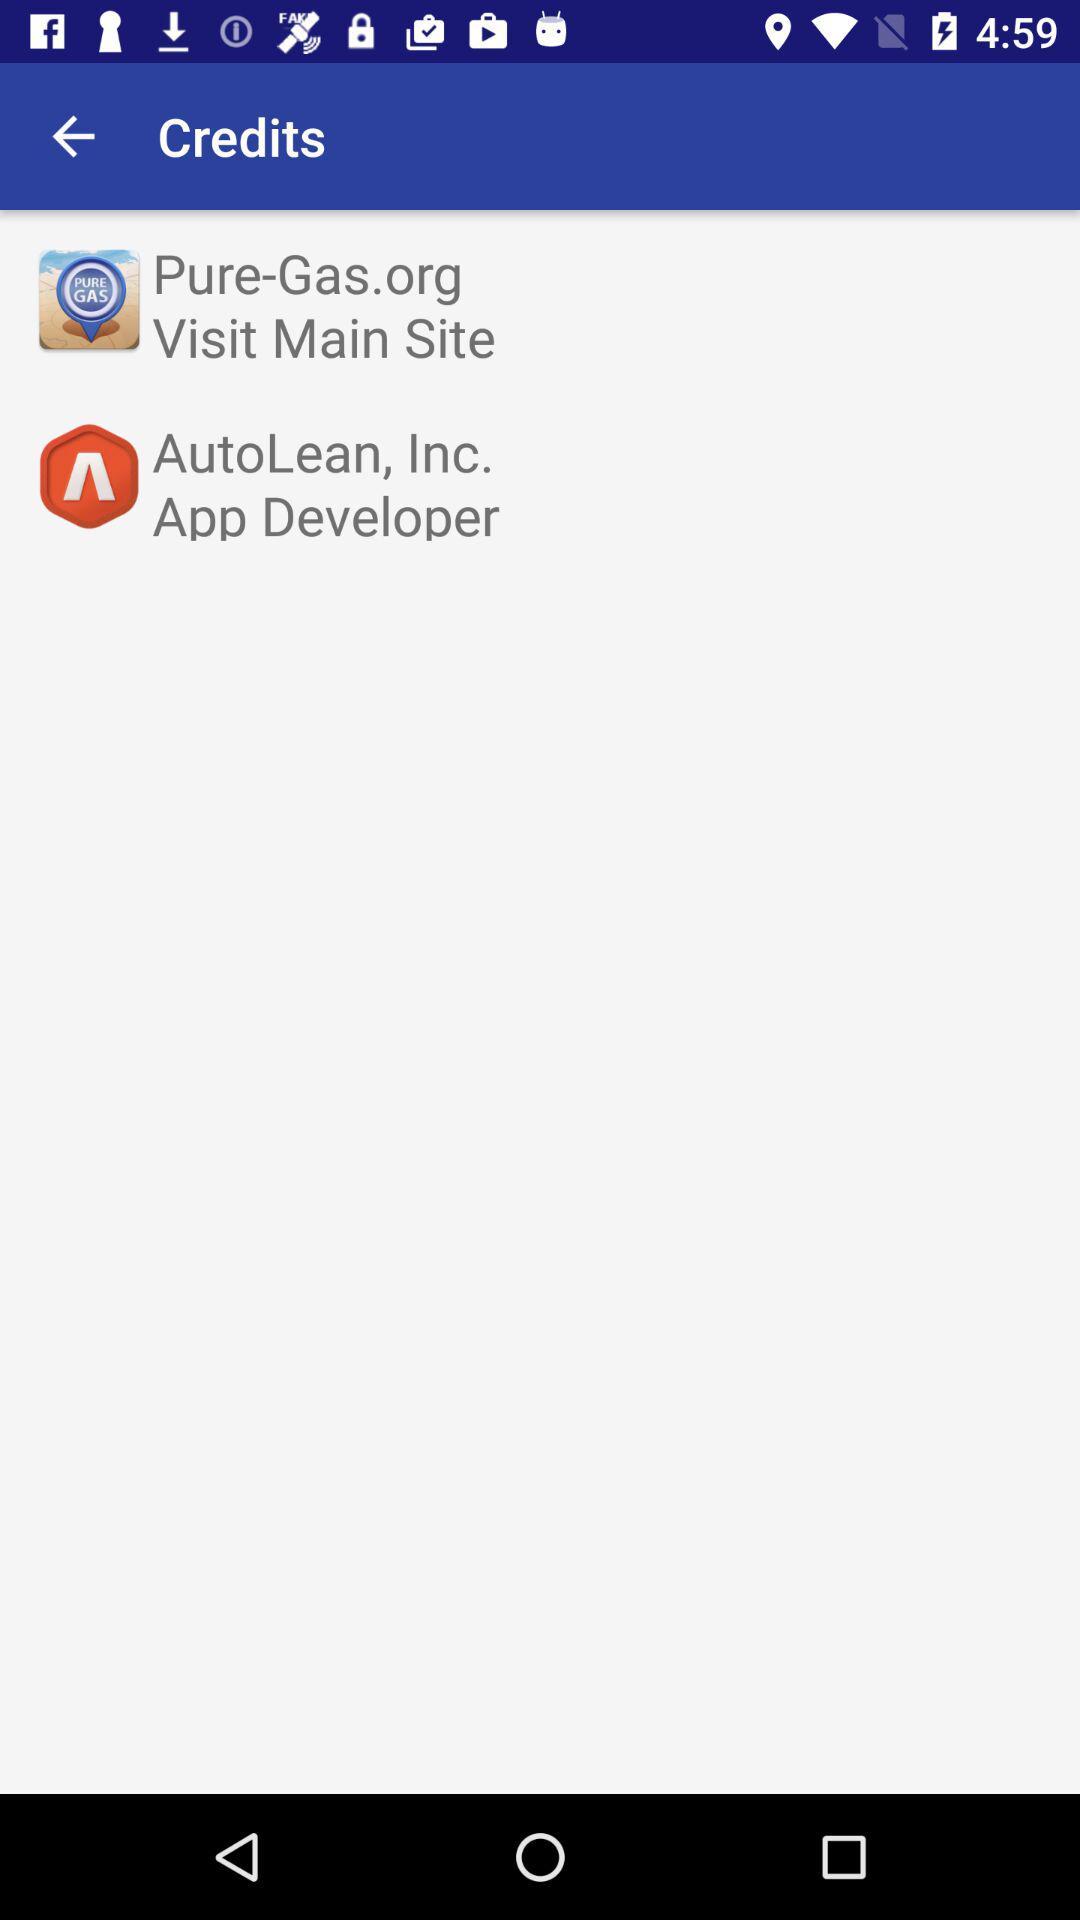 This screenshot has width=1080, height=1920. Describe the element at coordinates (72, 135) in the screenshot. I see `item to the left of the credits item` at that location.